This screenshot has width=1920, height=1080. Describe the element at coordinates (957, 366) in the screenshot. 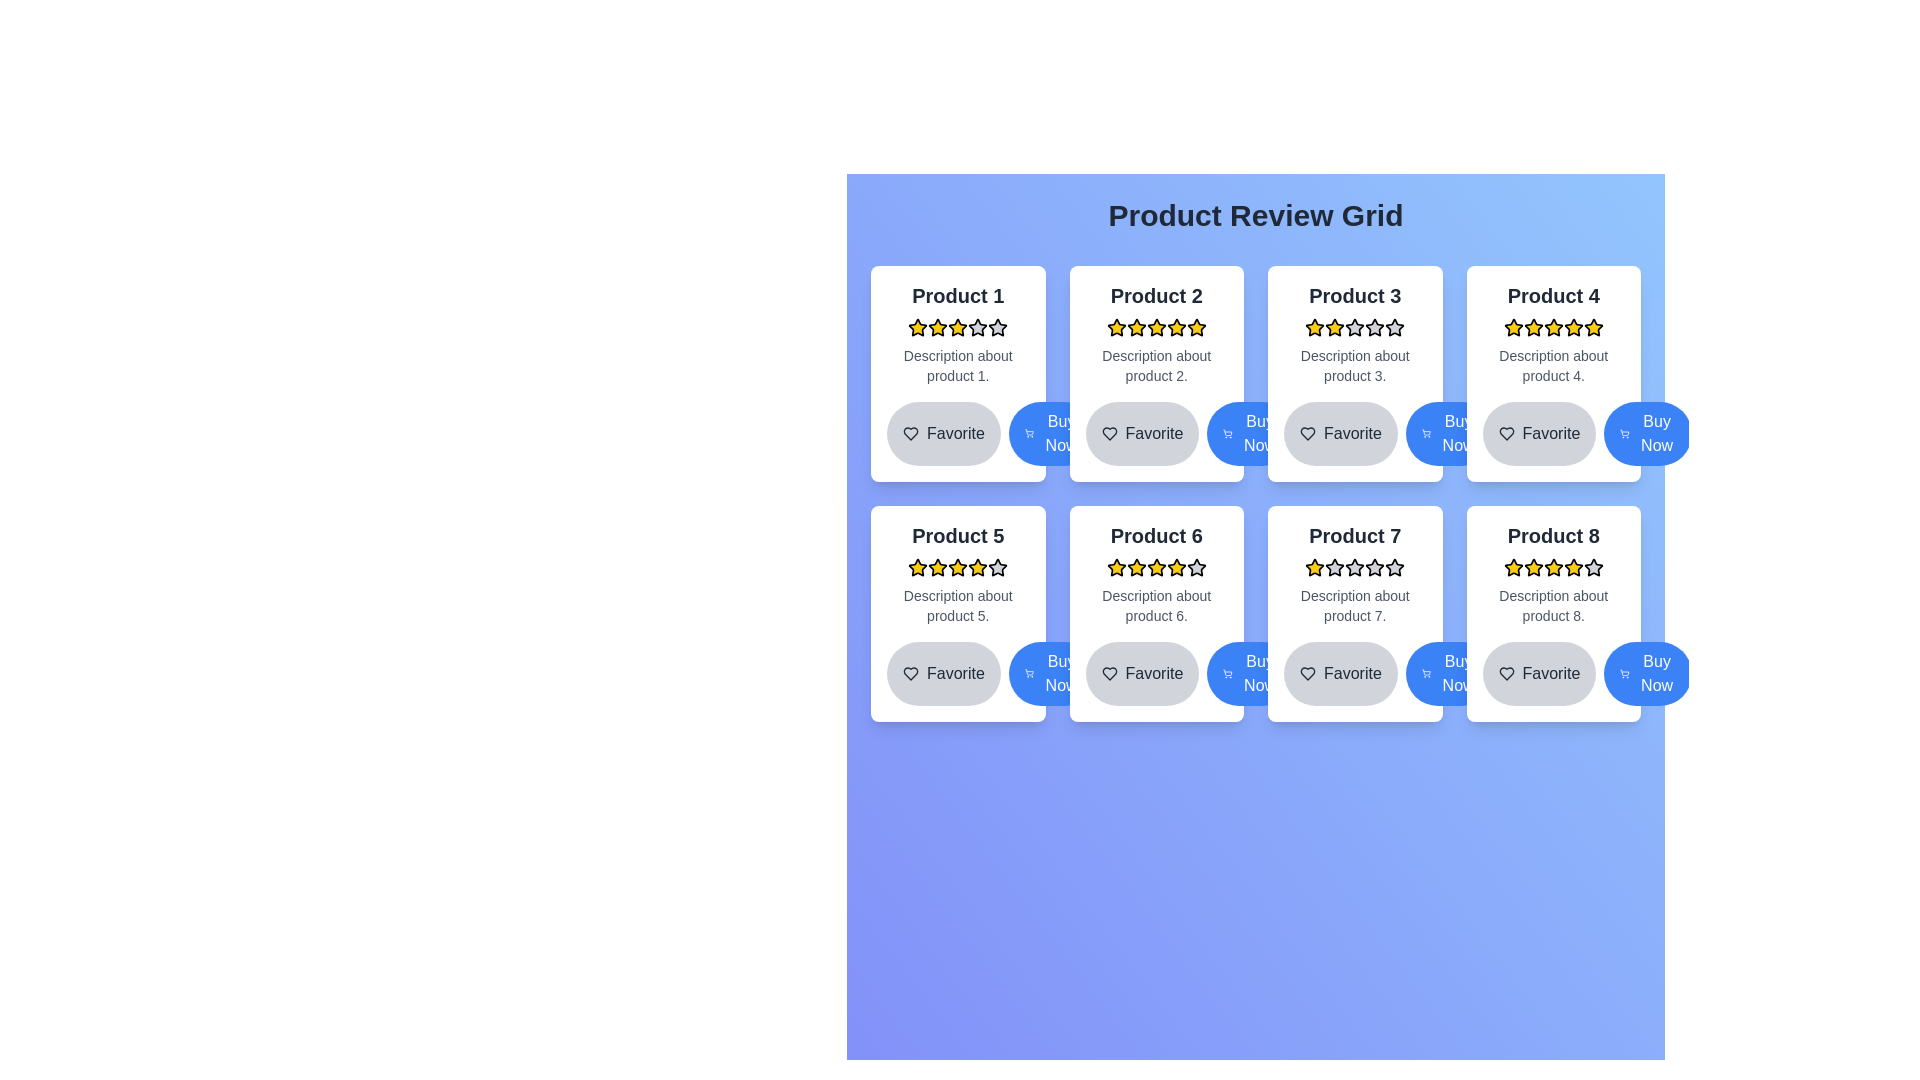

I see `the text component providing a summary about 'Product 1', located below the star rating and above the 'Favorite' button` at that location.